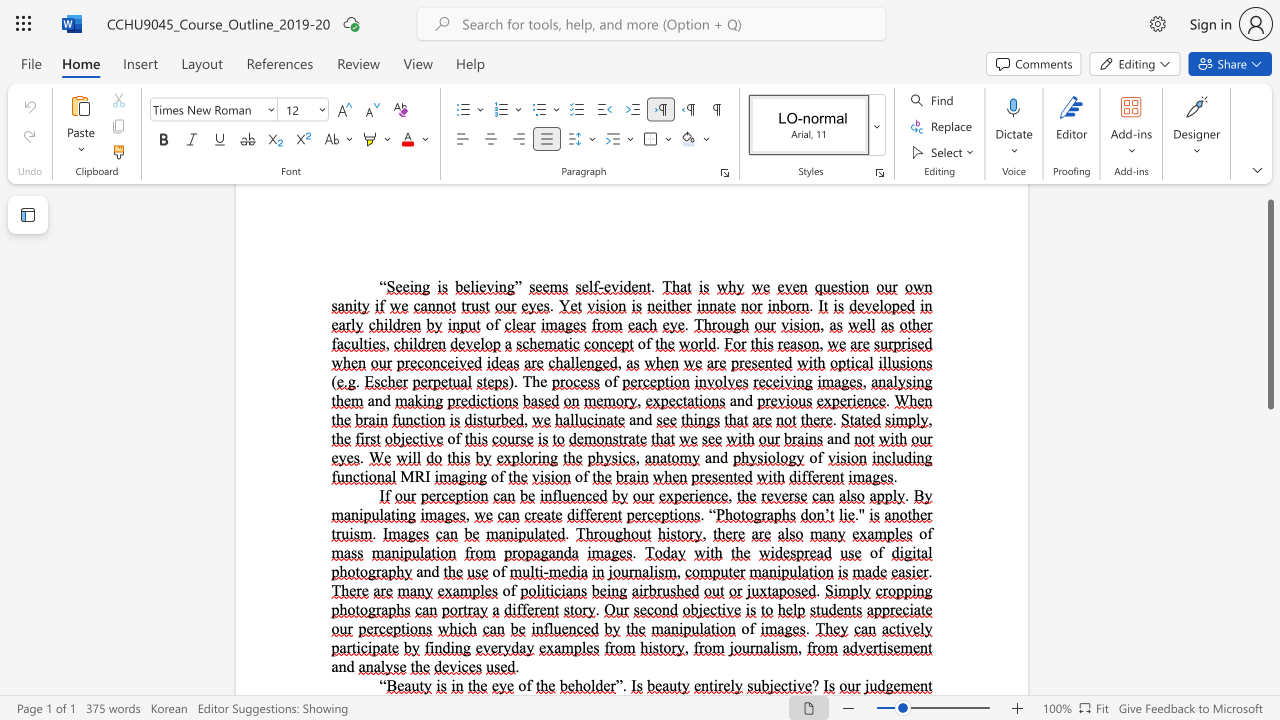 This screenshot has height=720, width=1280. Describe the element at coordinates (1269, 304) in the screenshot. I see `the scrollbar and move down 120 pixels` at that location.